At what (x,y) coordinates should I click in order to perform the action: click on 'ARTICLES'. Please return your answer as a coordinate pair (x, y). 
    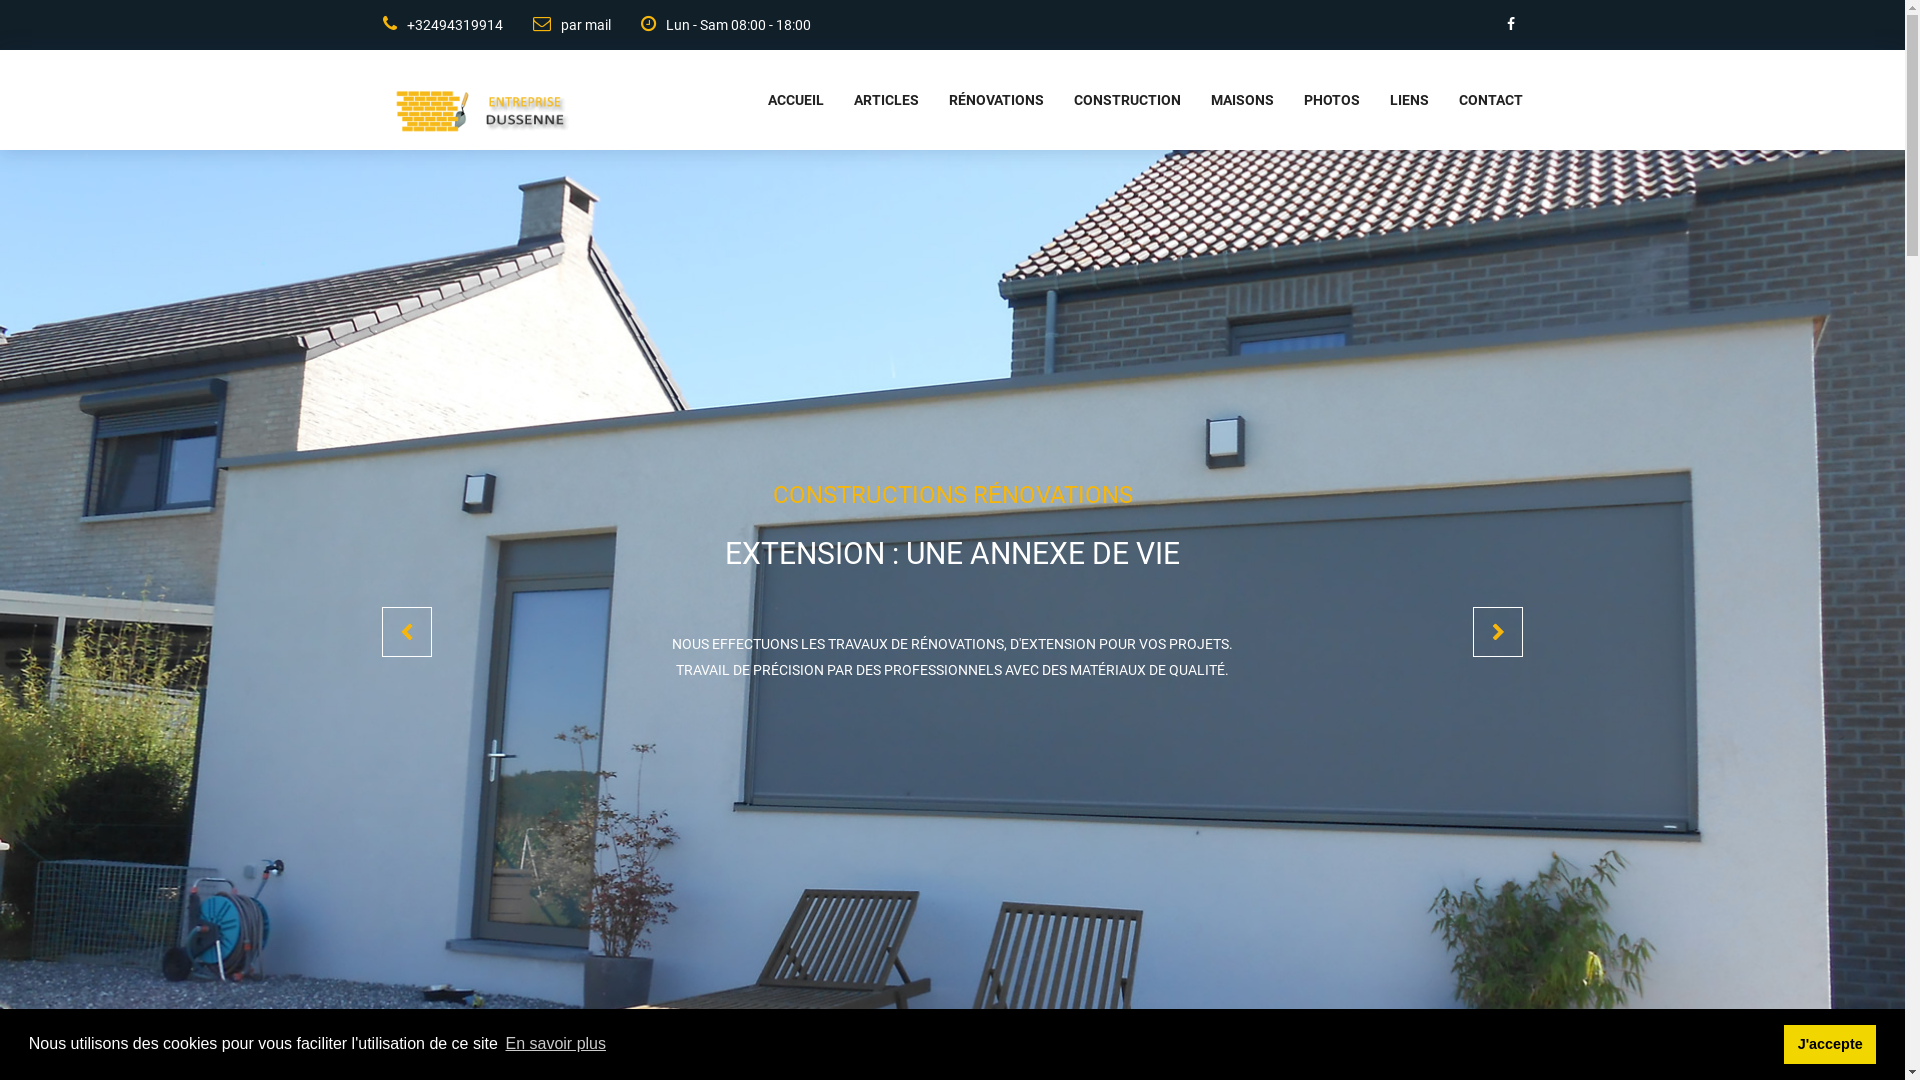
    Looking at the image, I should click on (871, 100).